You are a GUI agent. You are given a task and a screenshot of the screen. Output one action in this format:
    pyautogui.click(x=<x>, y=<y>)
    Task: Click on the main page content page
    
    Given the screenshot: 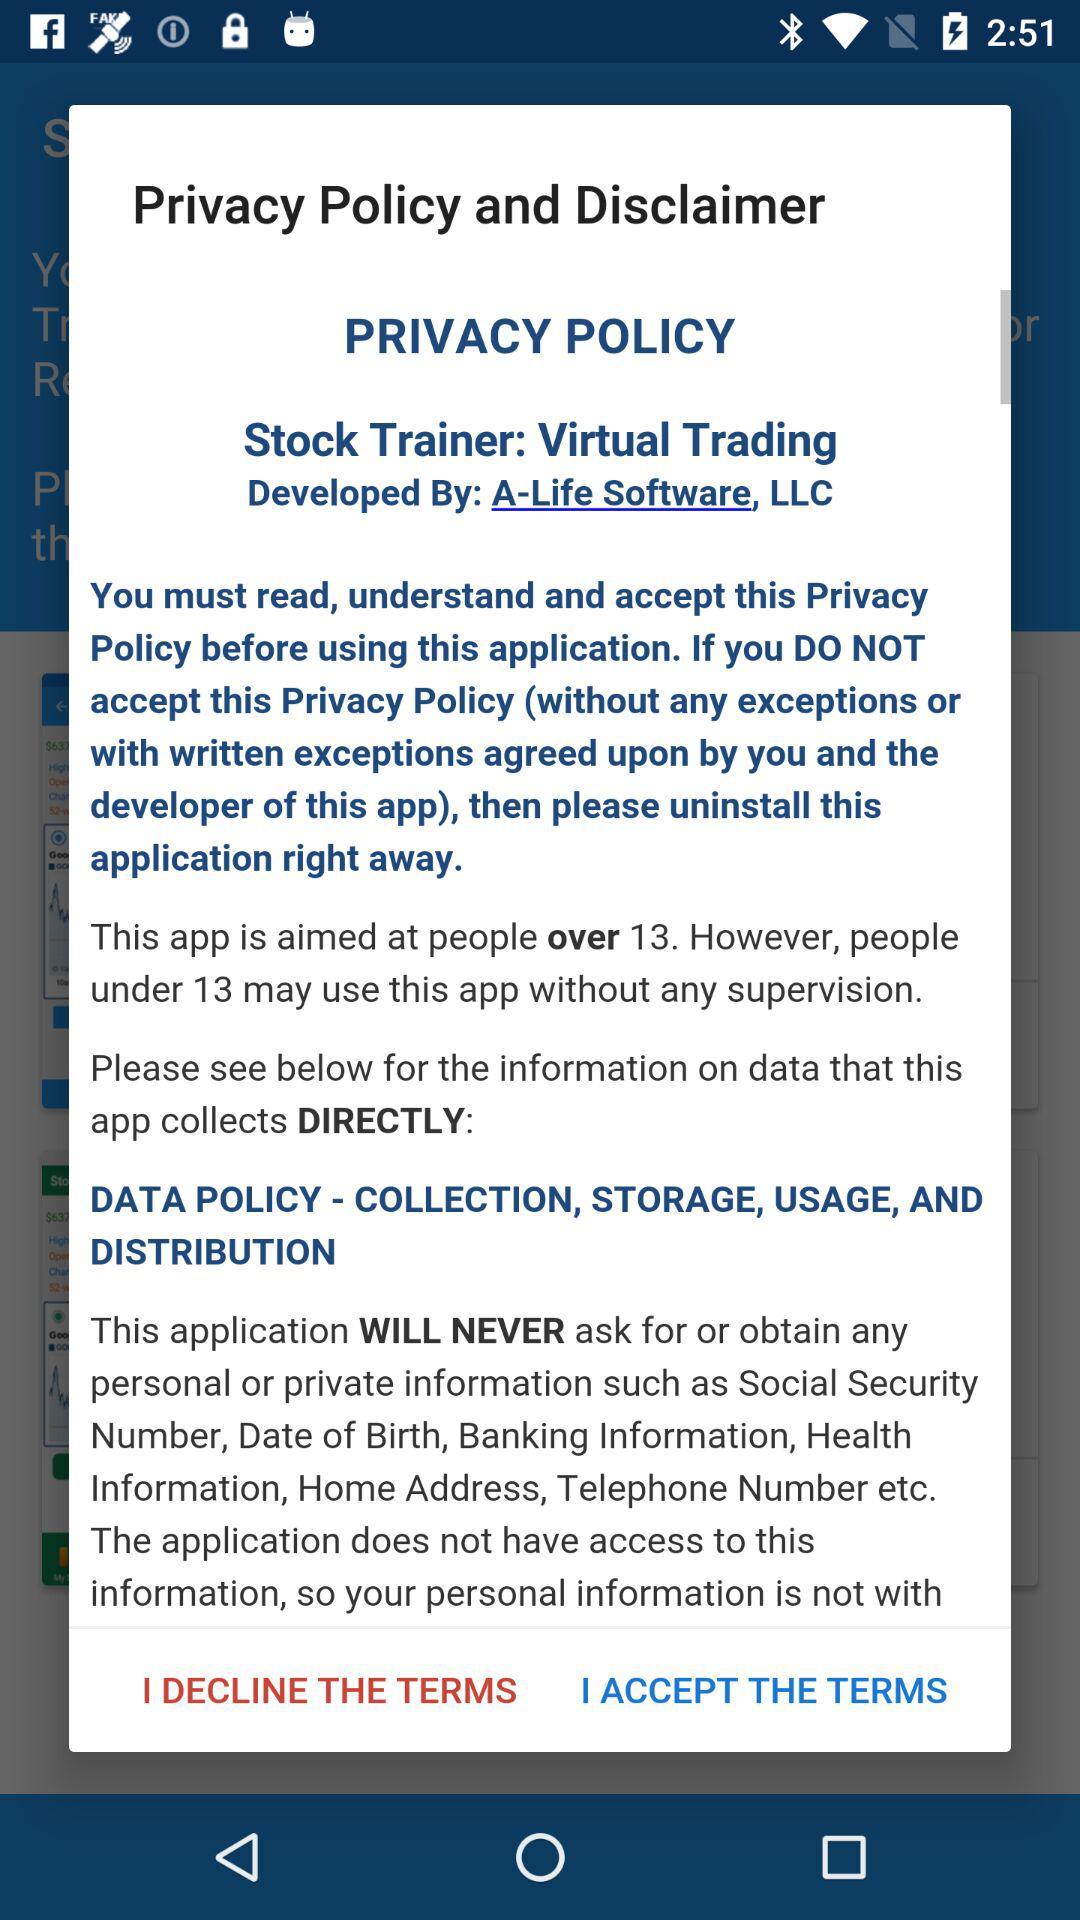 What is the action you would take?
    pyautogui.click(x=540, y=957)
    